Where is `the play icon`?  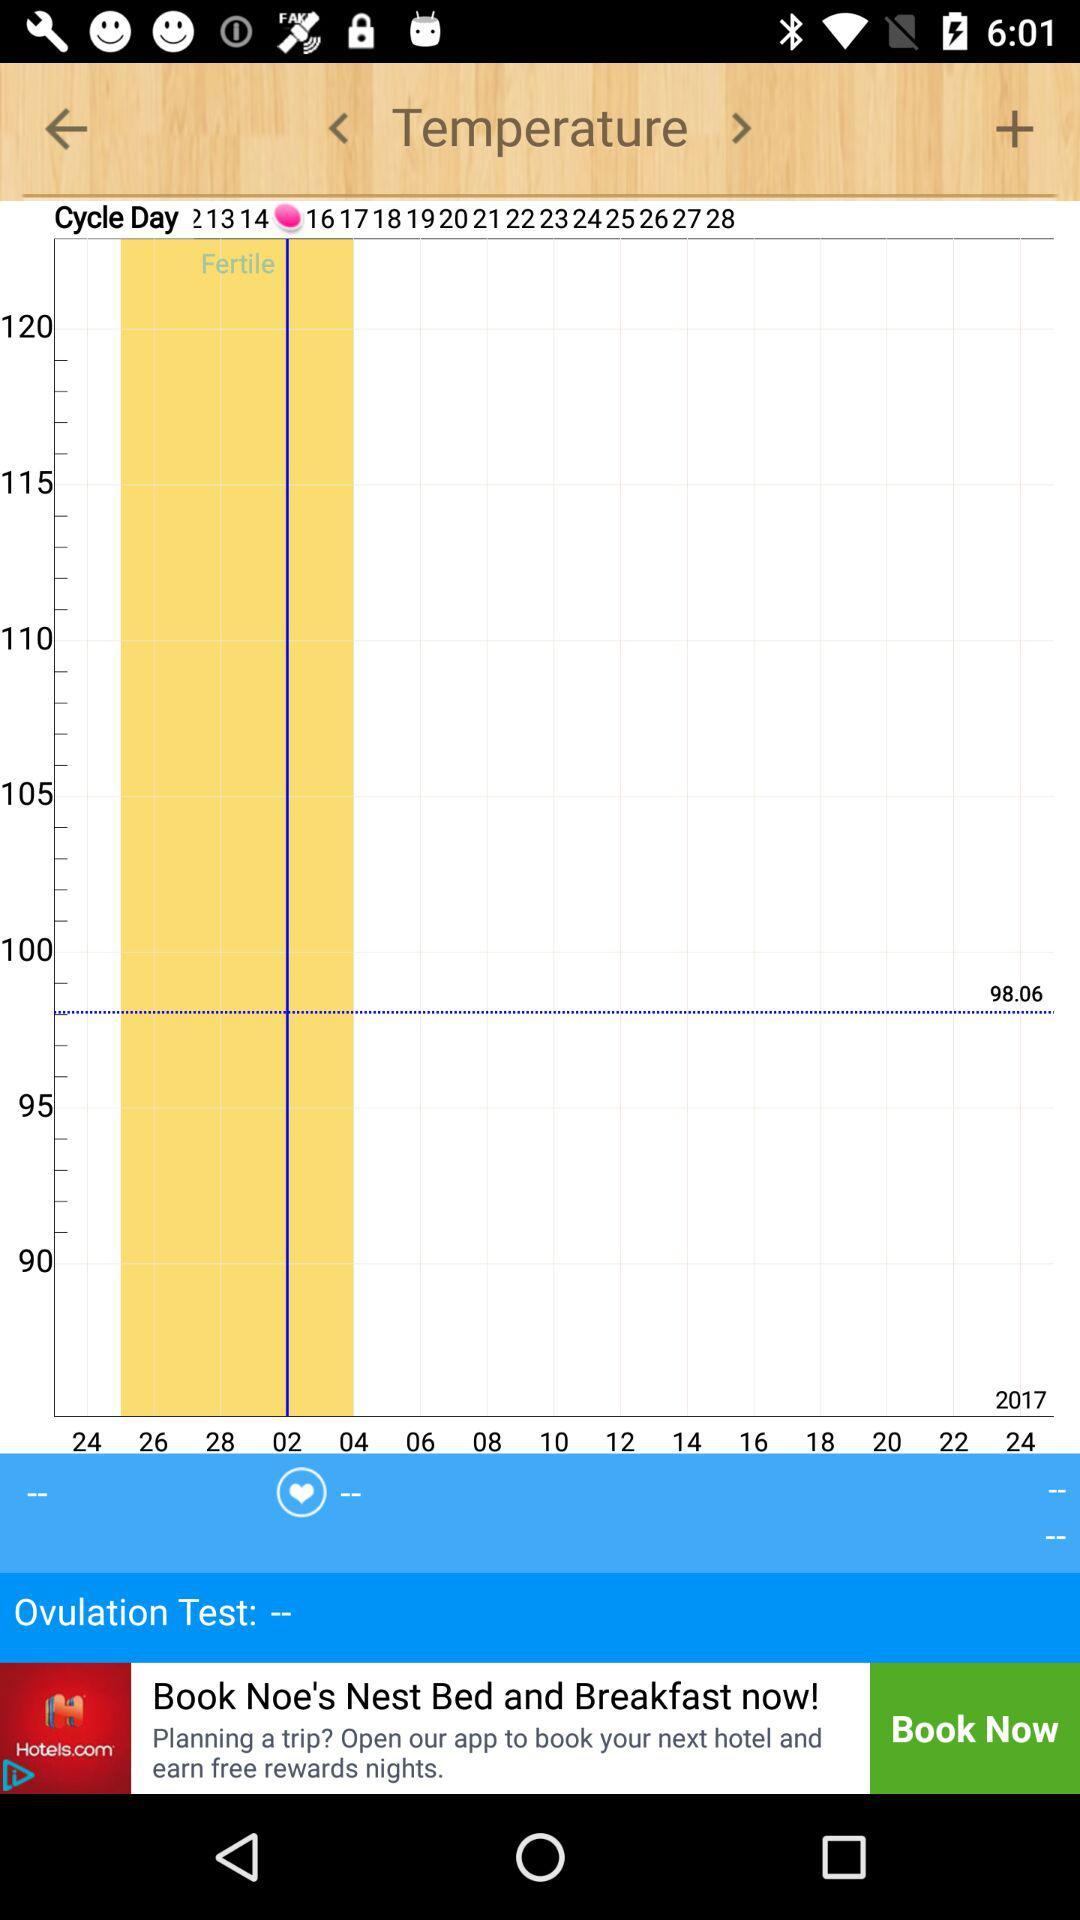
the play icon is located at coordinates (18, 1775).